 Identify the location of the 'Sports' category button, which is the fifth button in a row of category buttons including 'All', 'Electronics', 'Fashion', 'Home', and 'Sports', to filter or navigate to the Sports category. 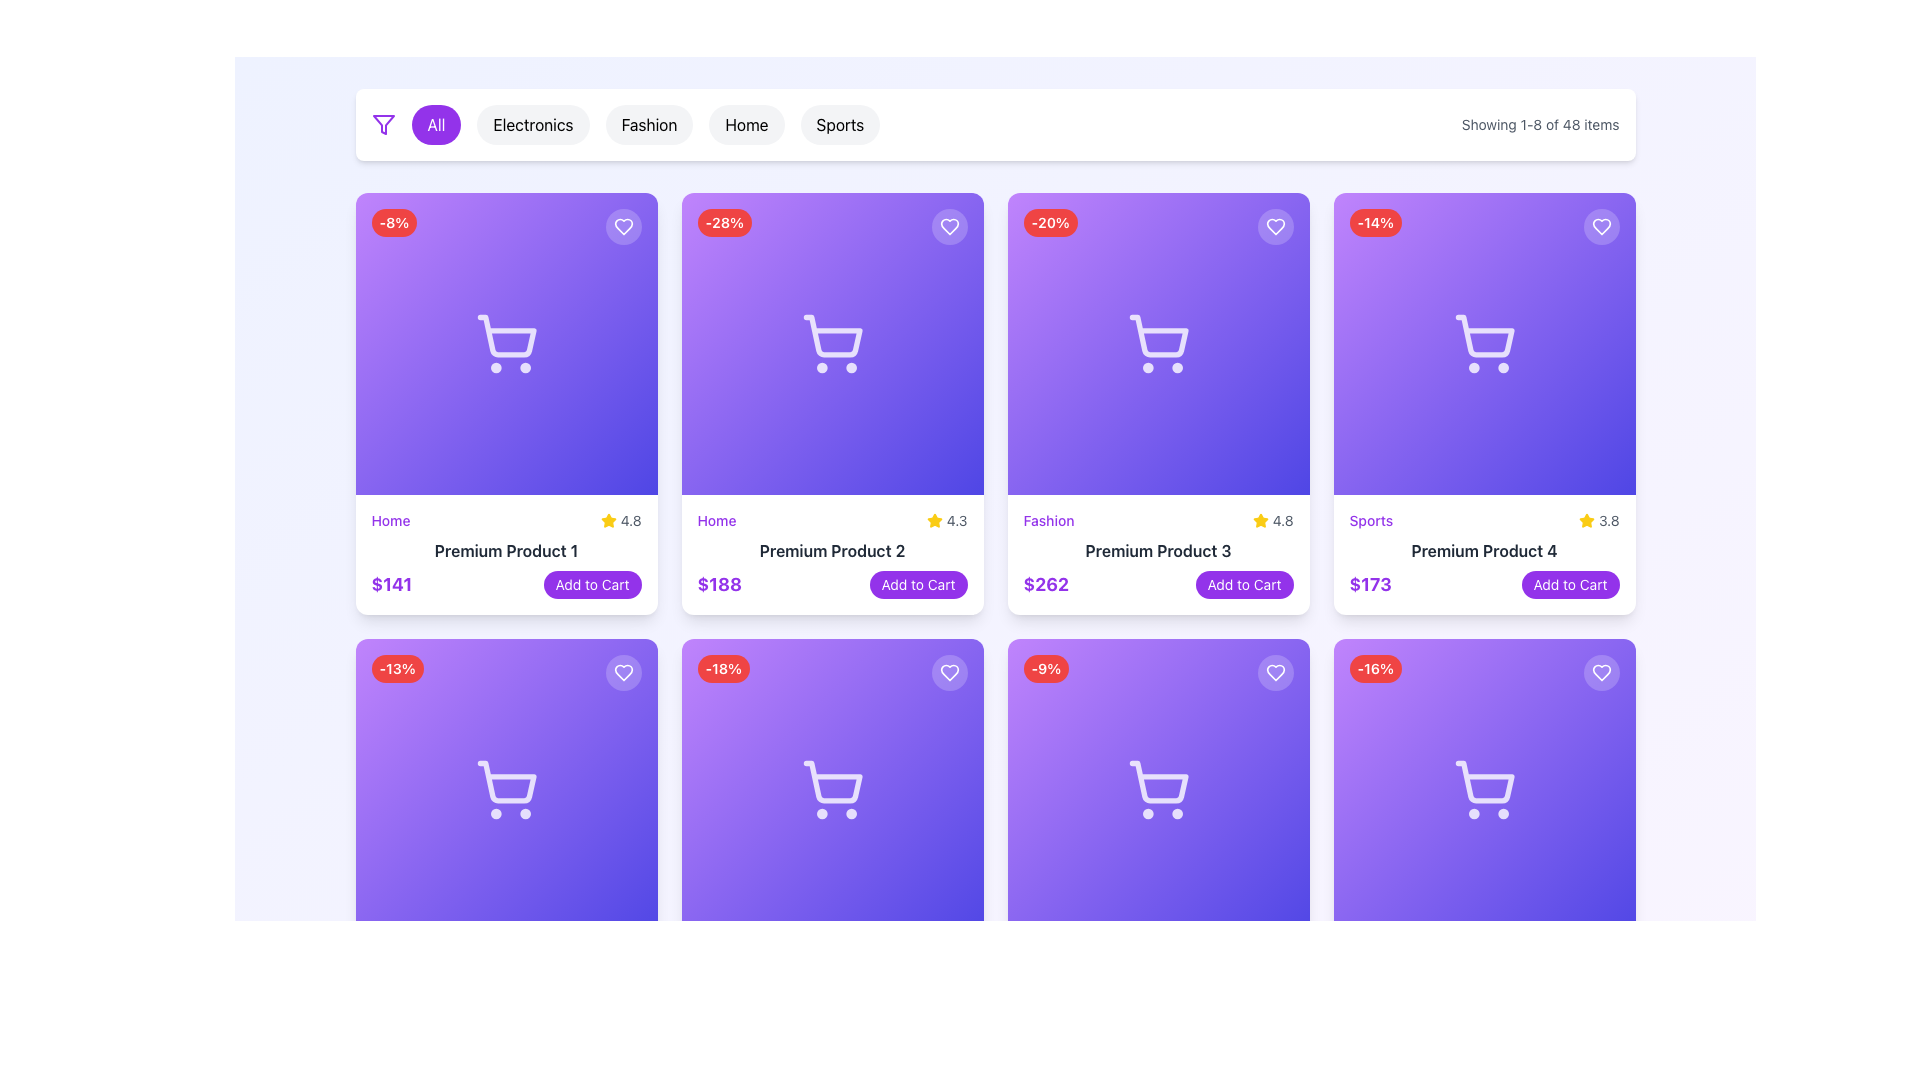
(840, 124).